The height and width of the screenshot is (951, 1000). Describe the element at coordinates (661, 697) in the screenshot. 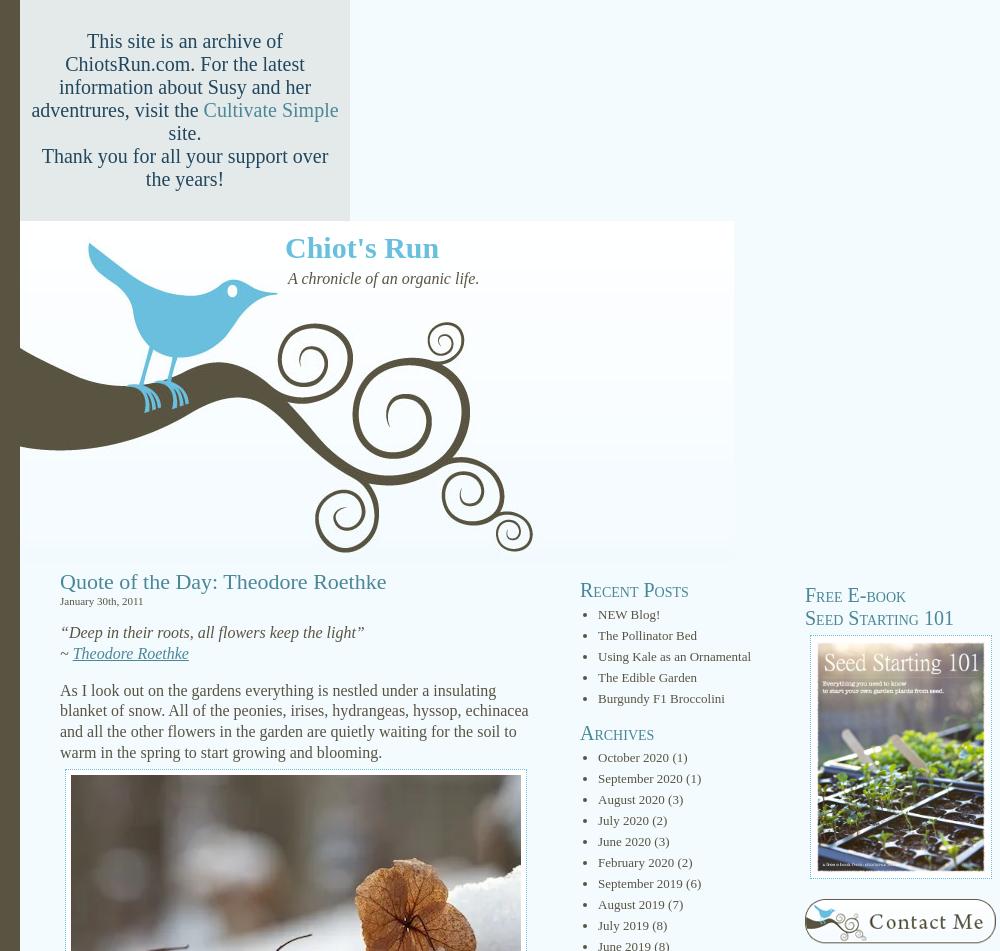

I see `'Burgundy F1 Broccolini'` at that location.